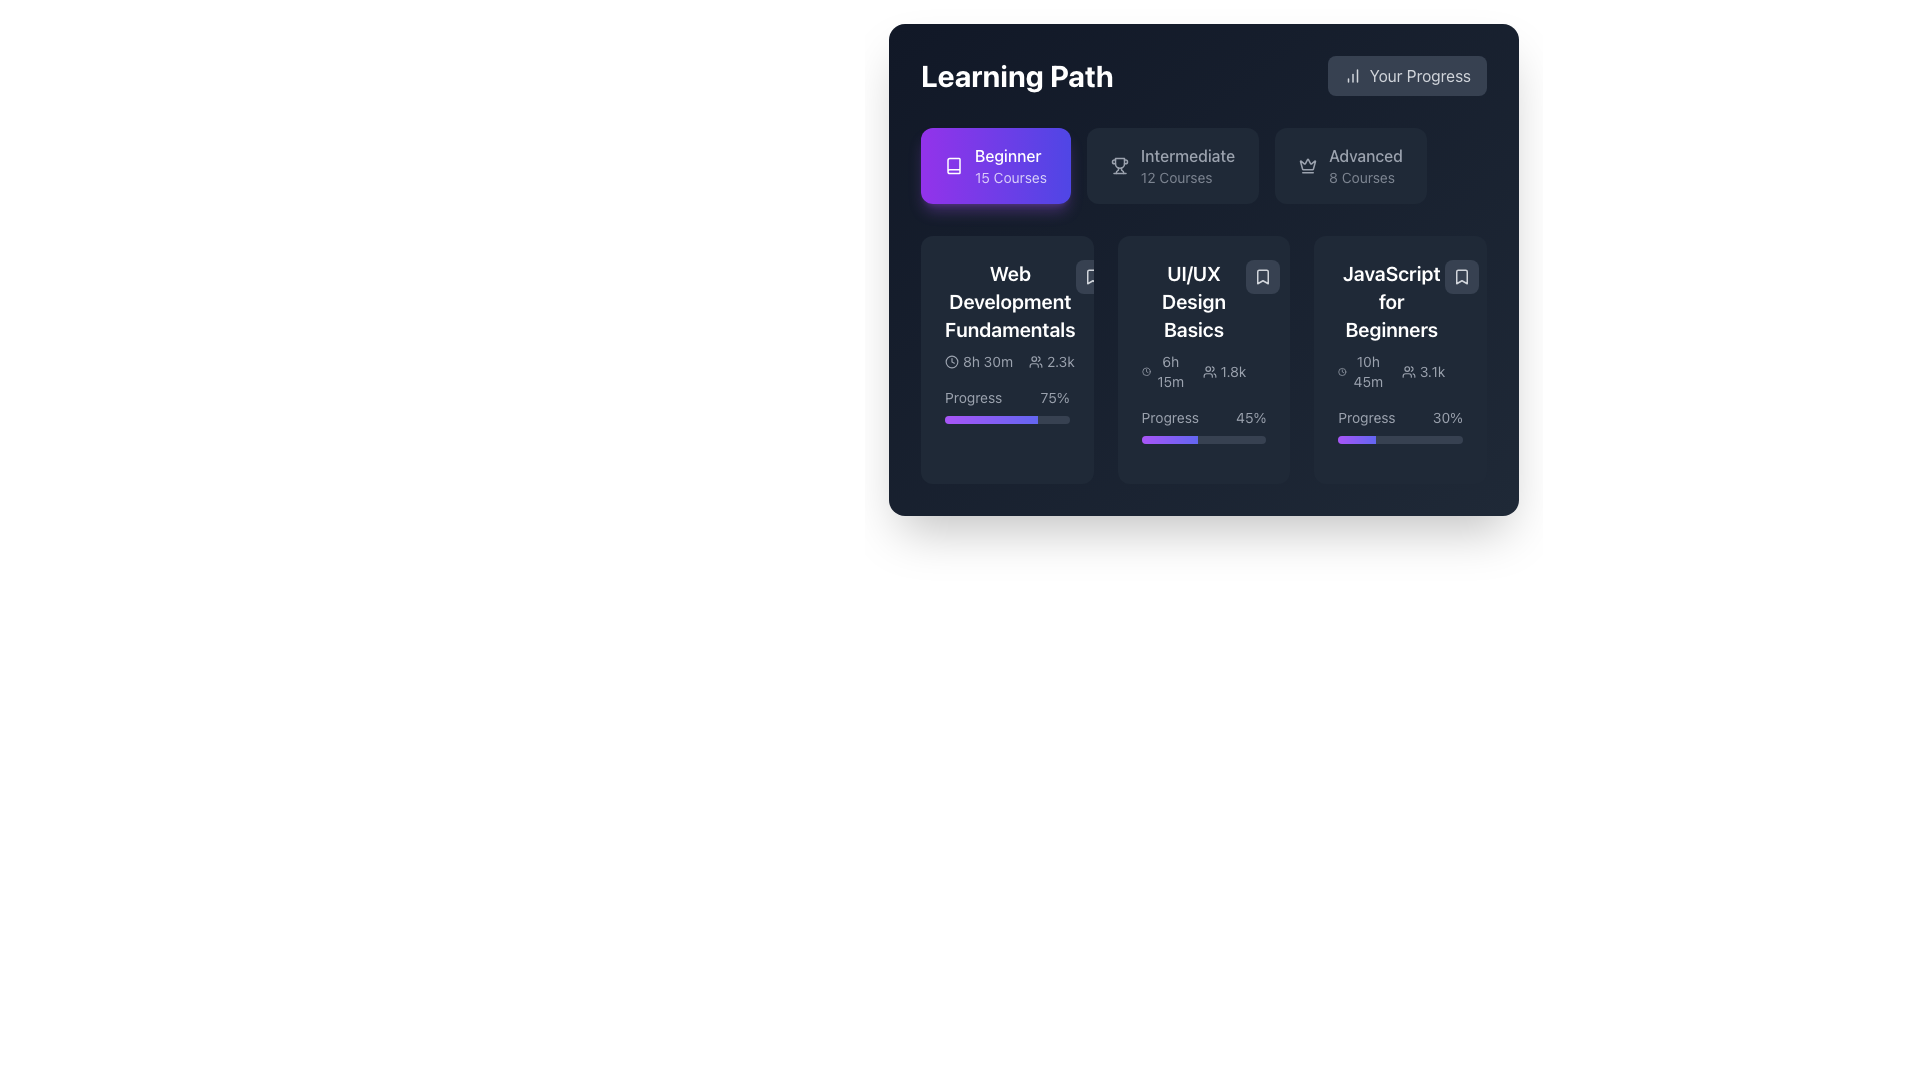  Describe the element at coordinates (953, 164) in the screenshot. I see `the 'Beginner' category icon located at the top left corner of the category card, which visually represents the 'Beginner' category` at that location.